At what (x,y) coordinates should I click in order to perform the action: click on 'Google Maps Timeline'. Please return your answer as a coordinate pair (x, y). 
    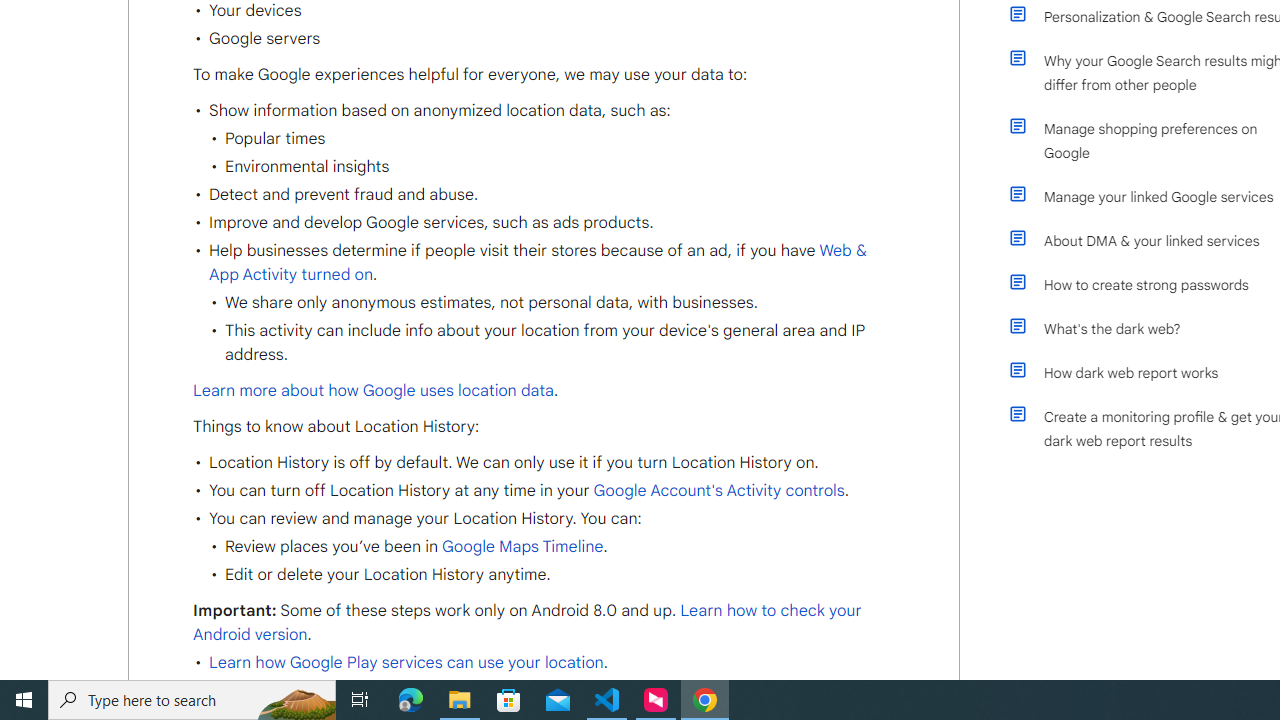
    Looking at the image, I should click on (522, 547).